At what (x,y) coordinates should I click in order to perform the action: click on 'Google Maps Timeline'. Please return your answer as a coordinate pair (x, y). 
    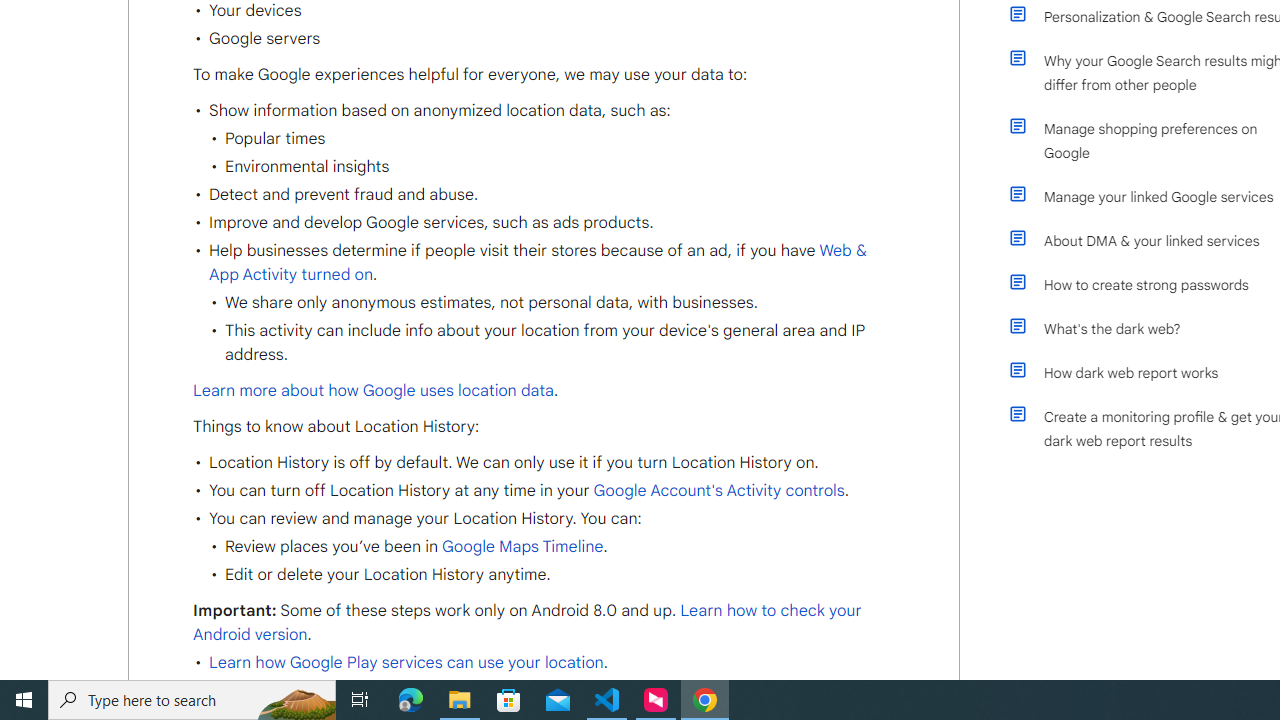
    Looking at the image, I should click on (522, 547).